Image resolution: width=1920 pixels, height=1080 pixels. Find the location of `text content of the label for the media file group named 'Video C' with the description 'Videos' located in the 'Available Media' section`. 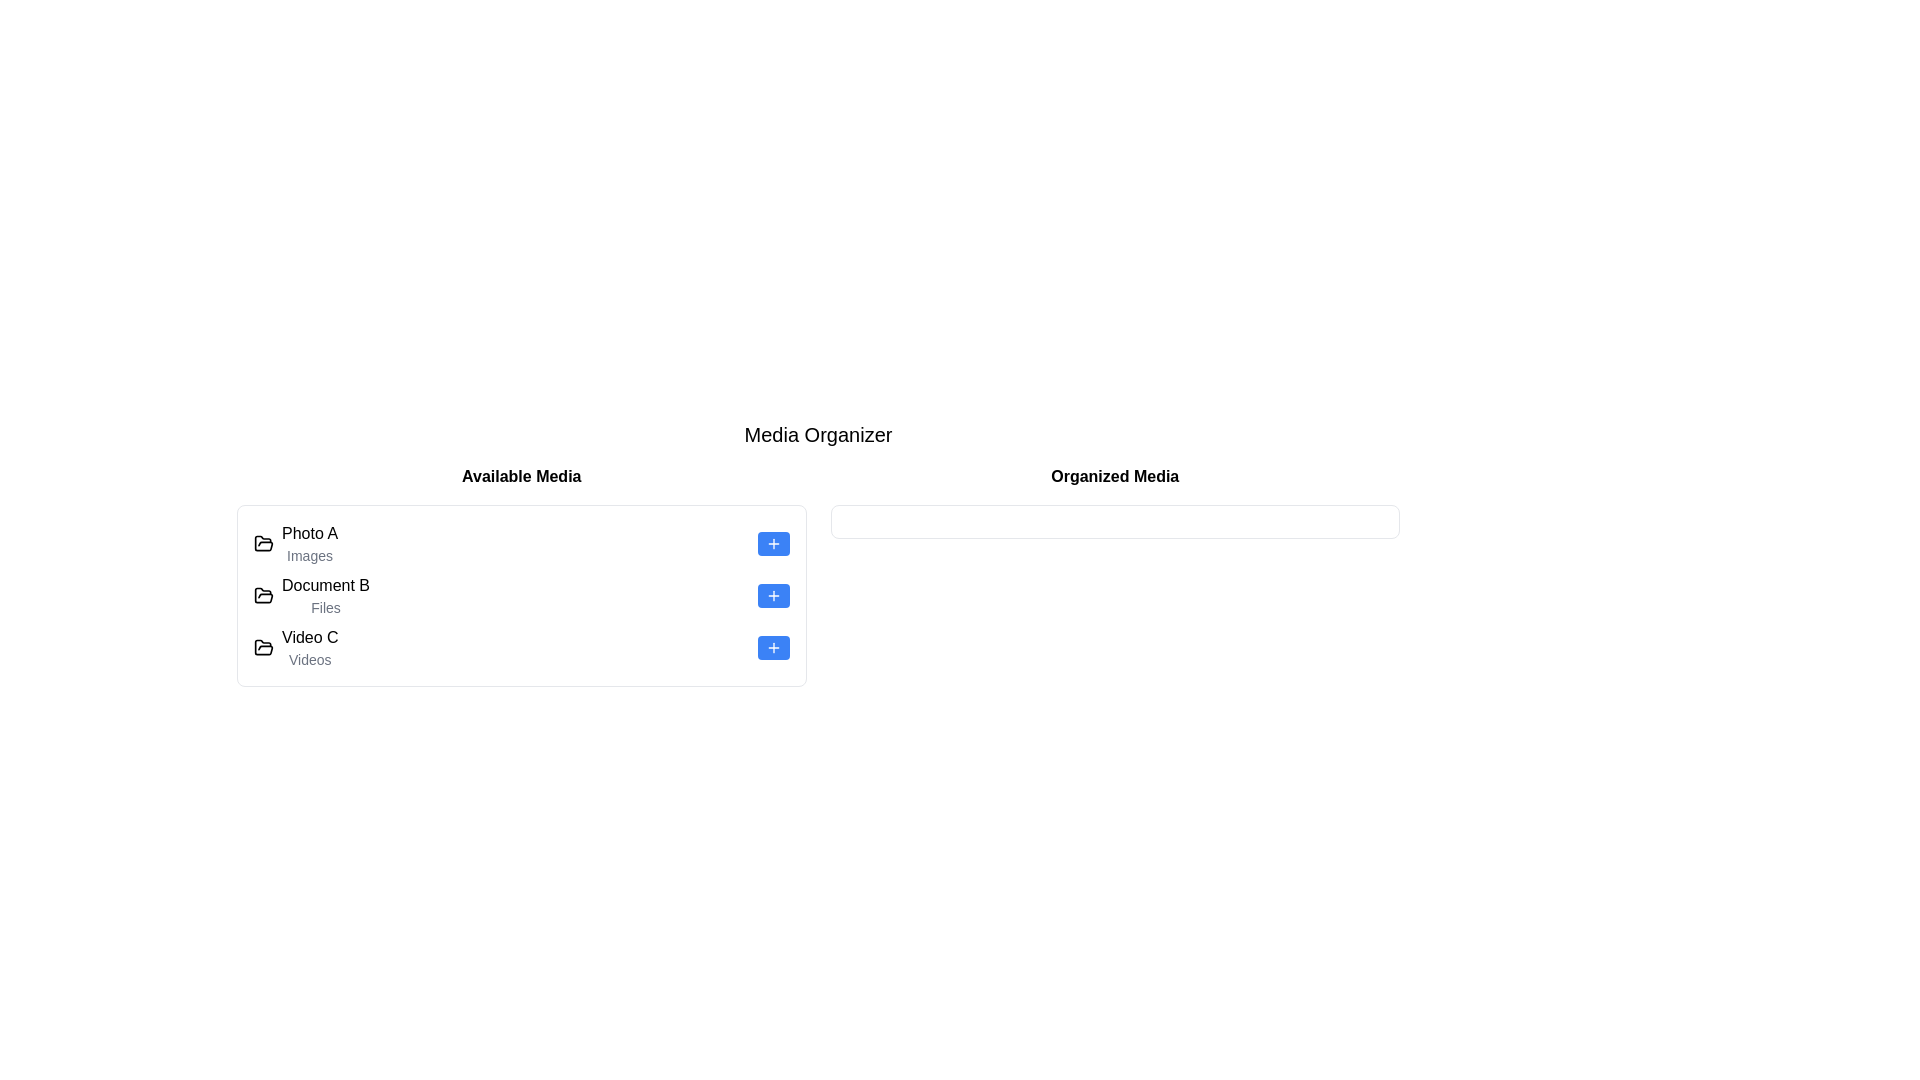

text content of the label for the media file group named 'Video C' with the description 'Videos' located in the 'Available Media' section is located at coordinates (309, 648).